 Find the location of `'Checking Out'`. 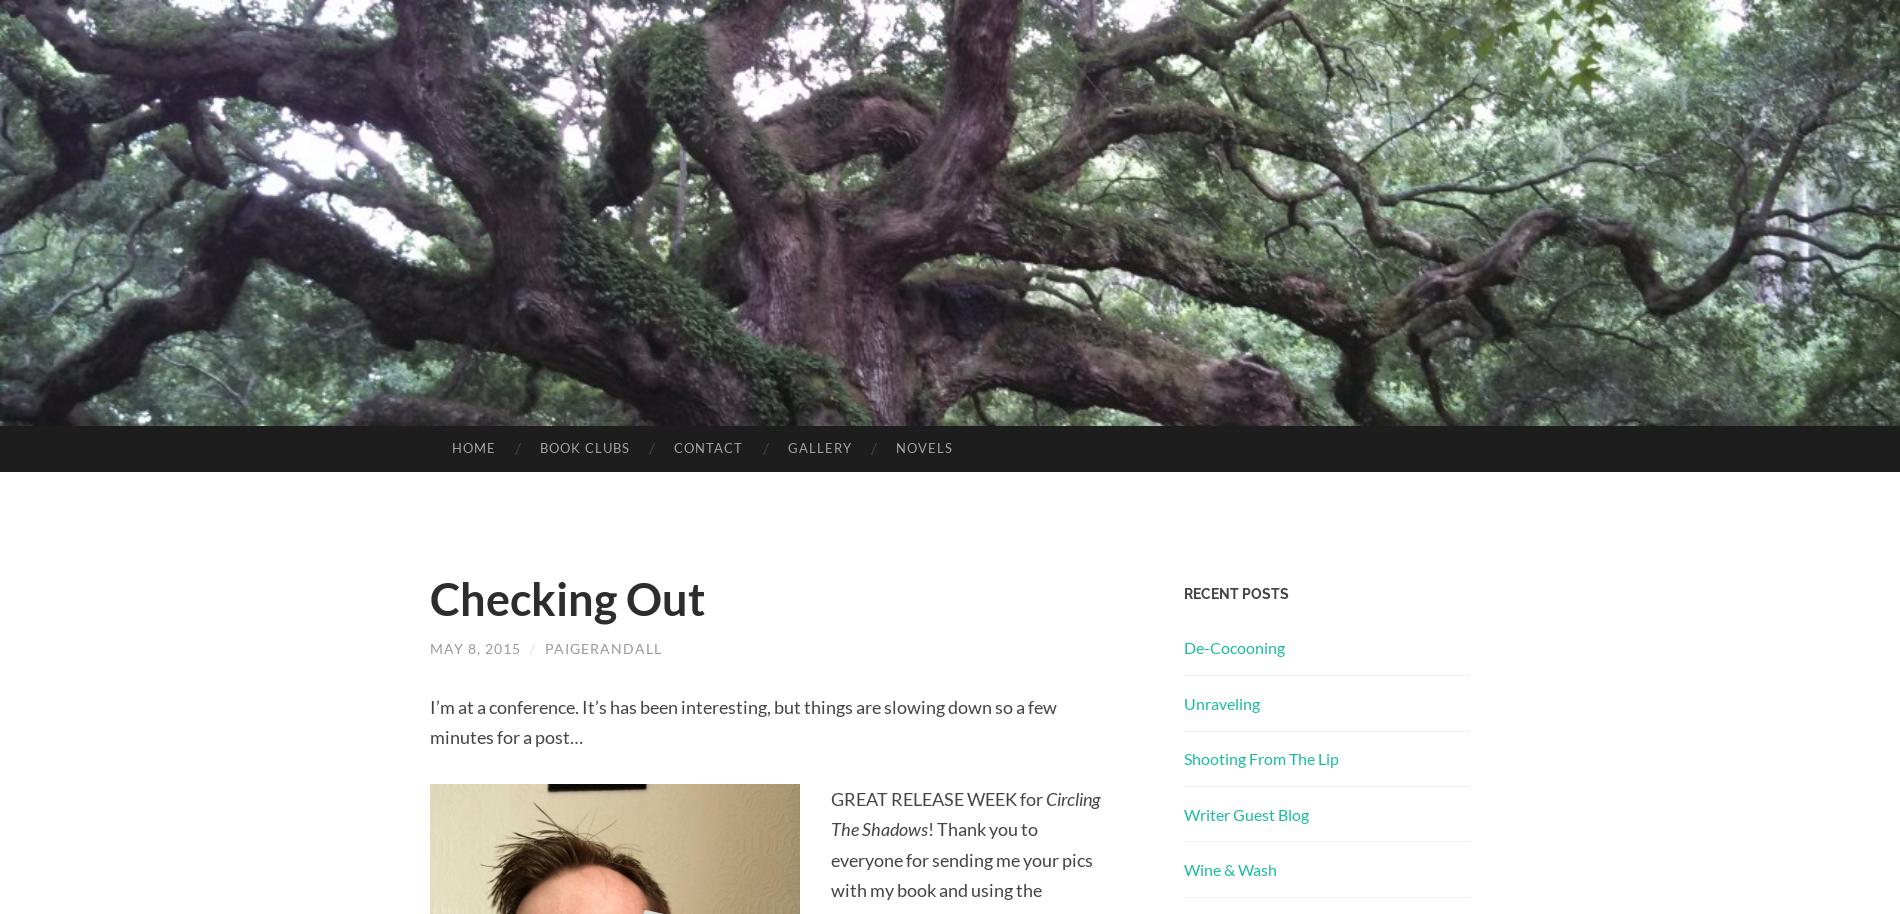

'Checking Out' is located at coordinates (567, 597).